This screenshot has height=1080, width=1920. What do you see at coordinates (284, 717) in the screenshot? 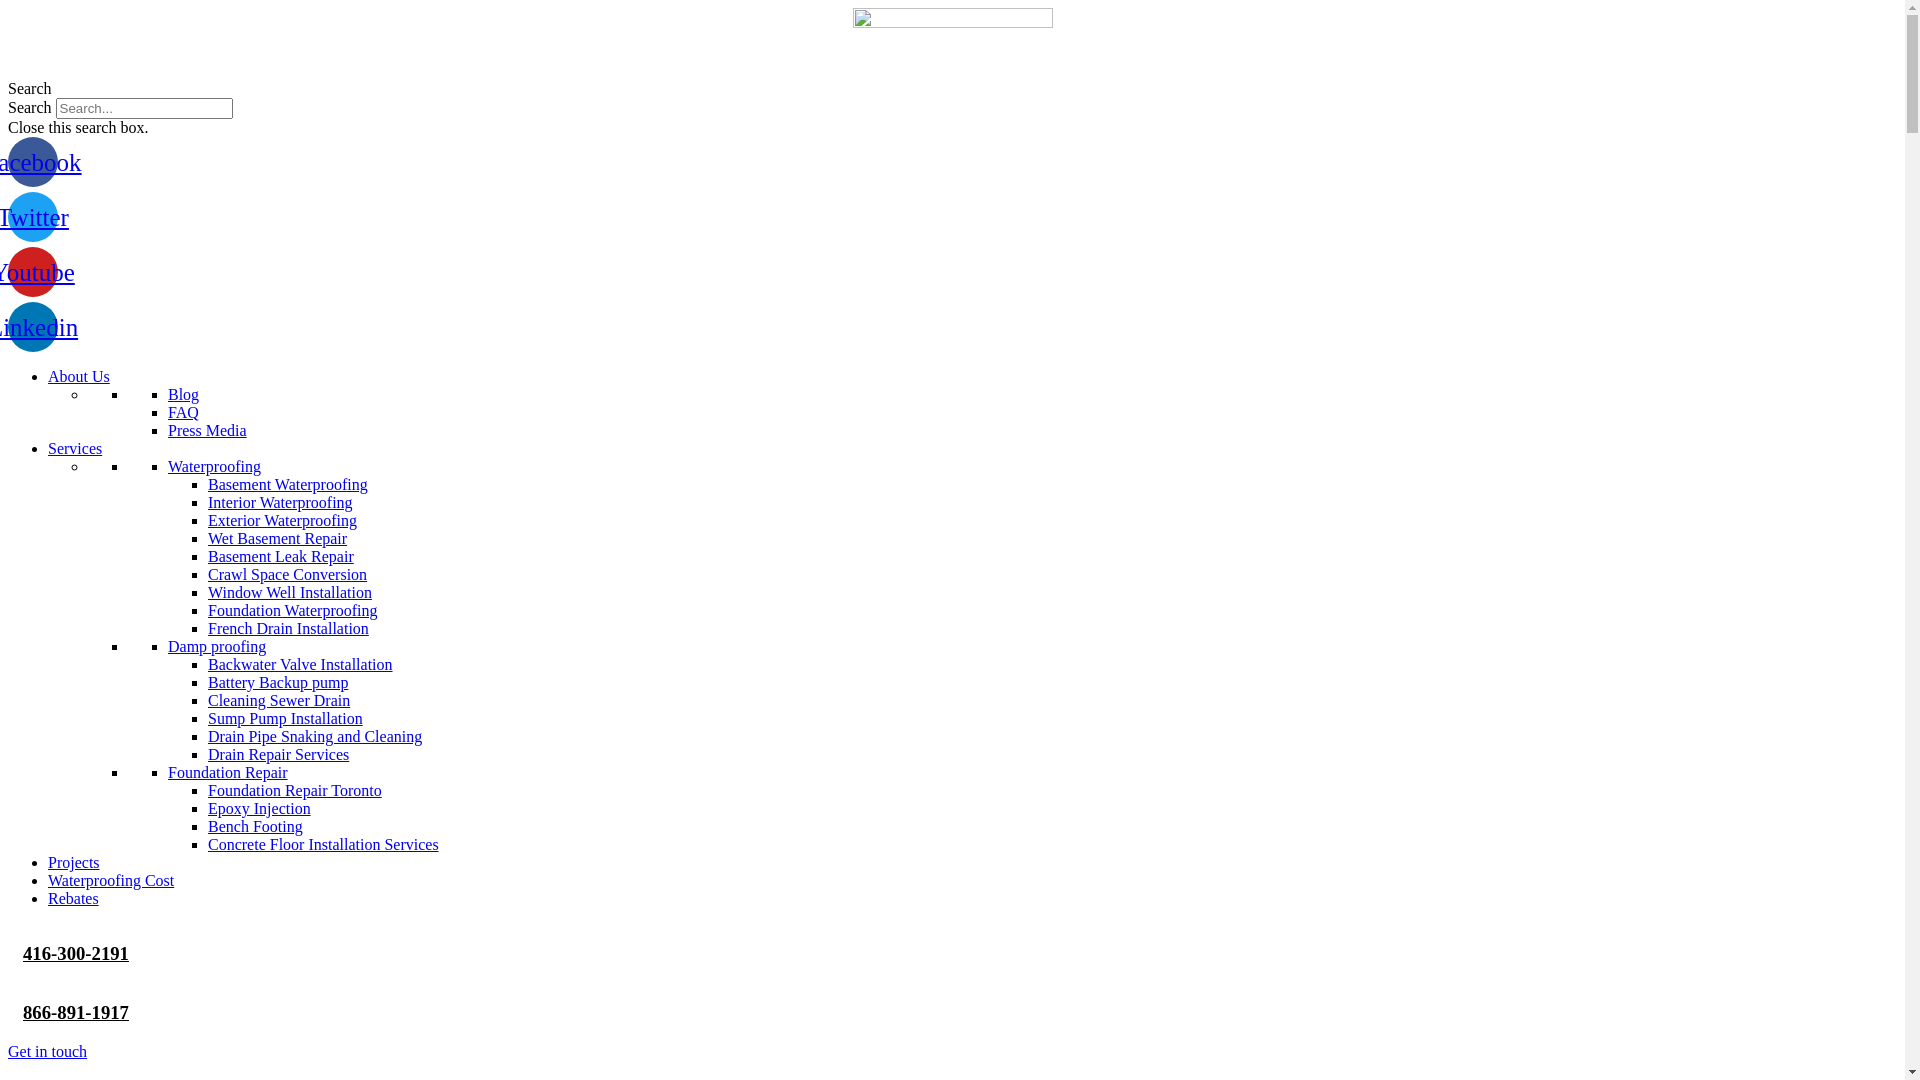
I see `'Sump Pump Installation'` at bounding box center [284, 717].